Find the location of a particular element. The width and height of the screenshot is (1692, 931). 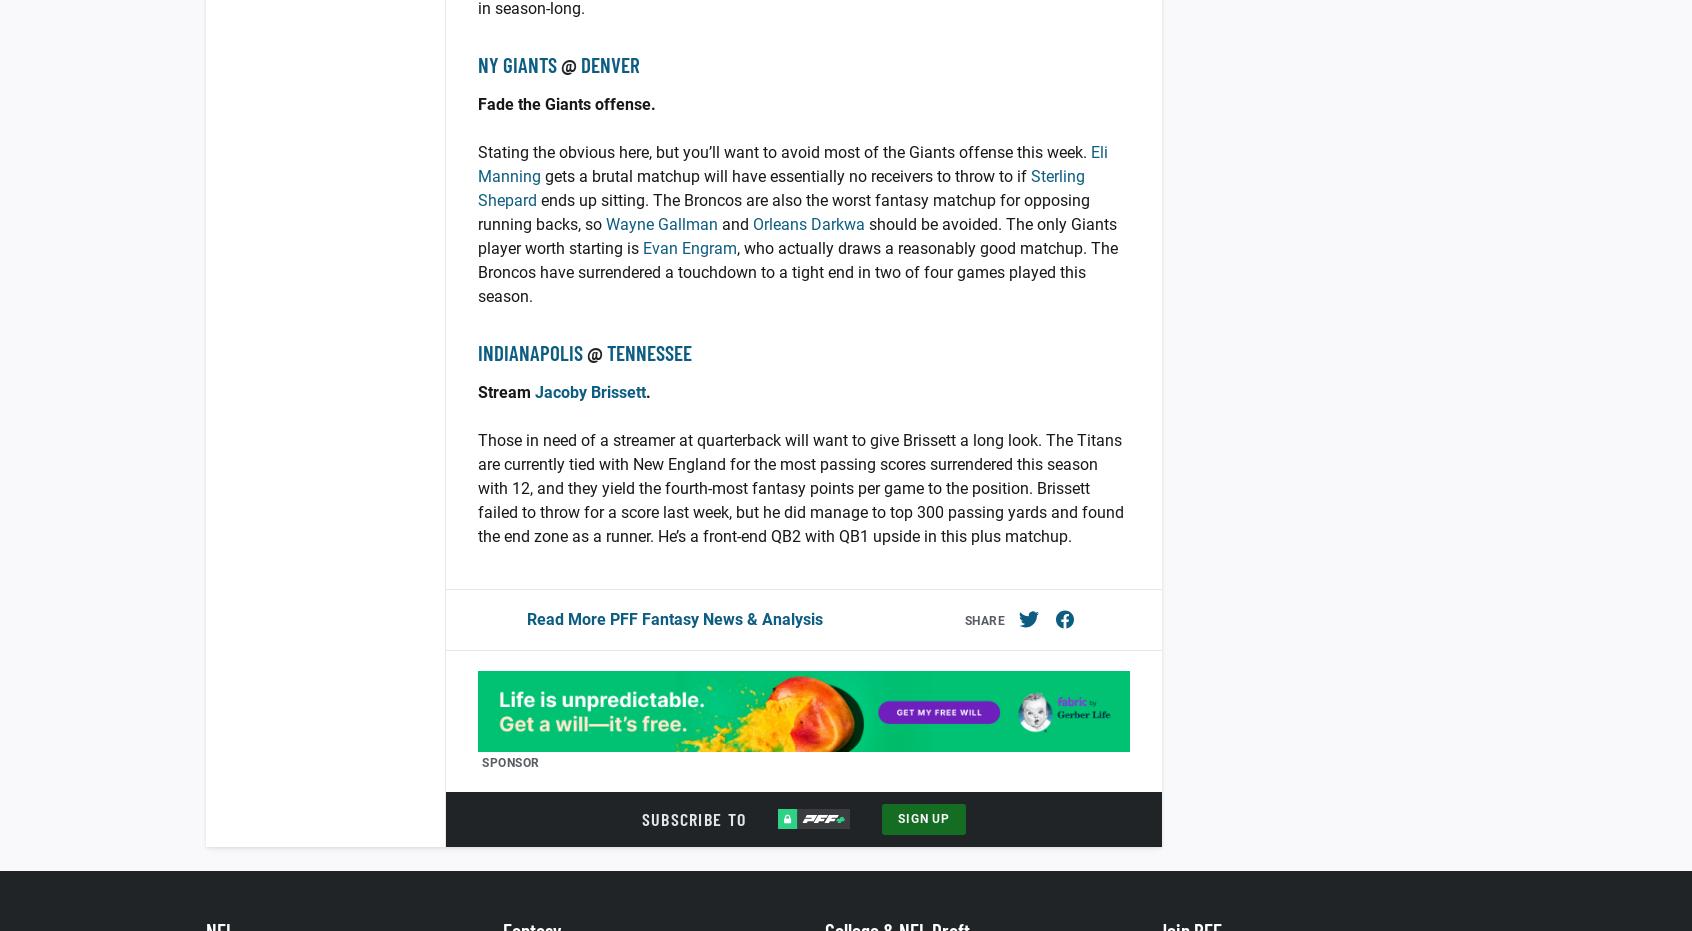

'Eli Manning' is located at coordinates (476, 163).